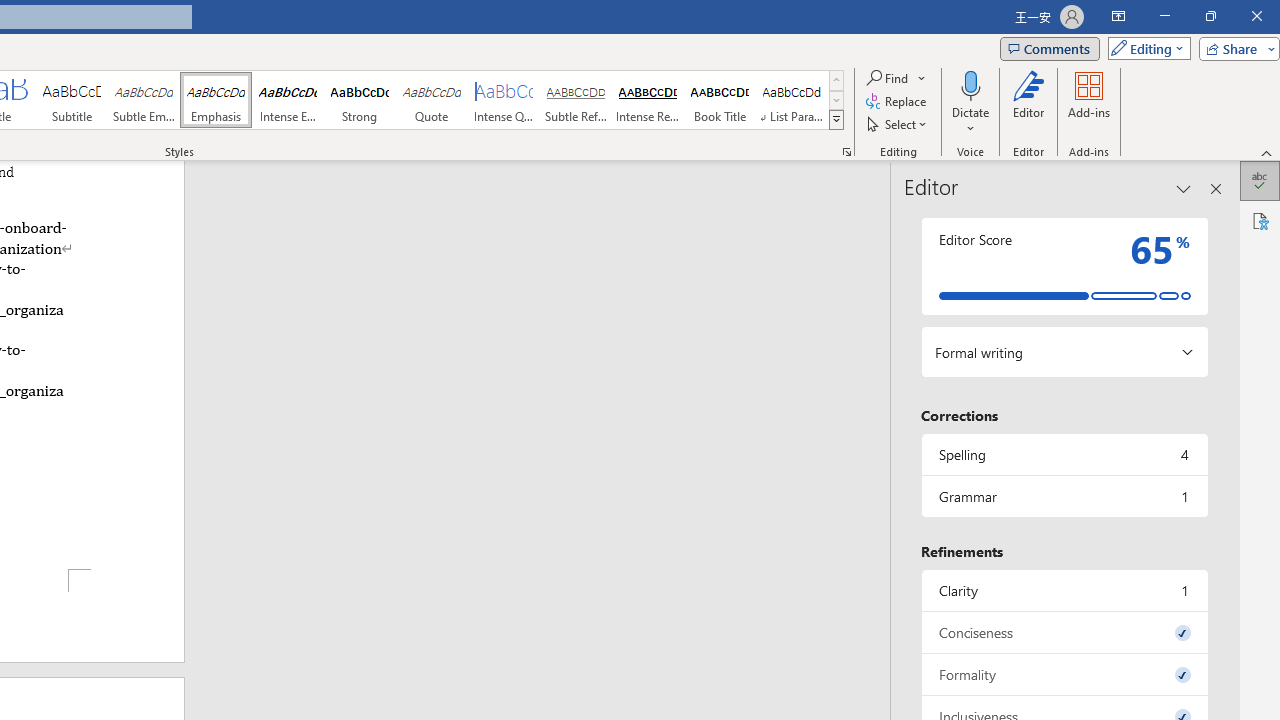 The image size is (1280, 720). What do you see at coordinates (1063, 495) in the screenshot?
I see `'Grammar, 1 issue. Press space or enter to review items.'` at bounding box center [1063, 495].